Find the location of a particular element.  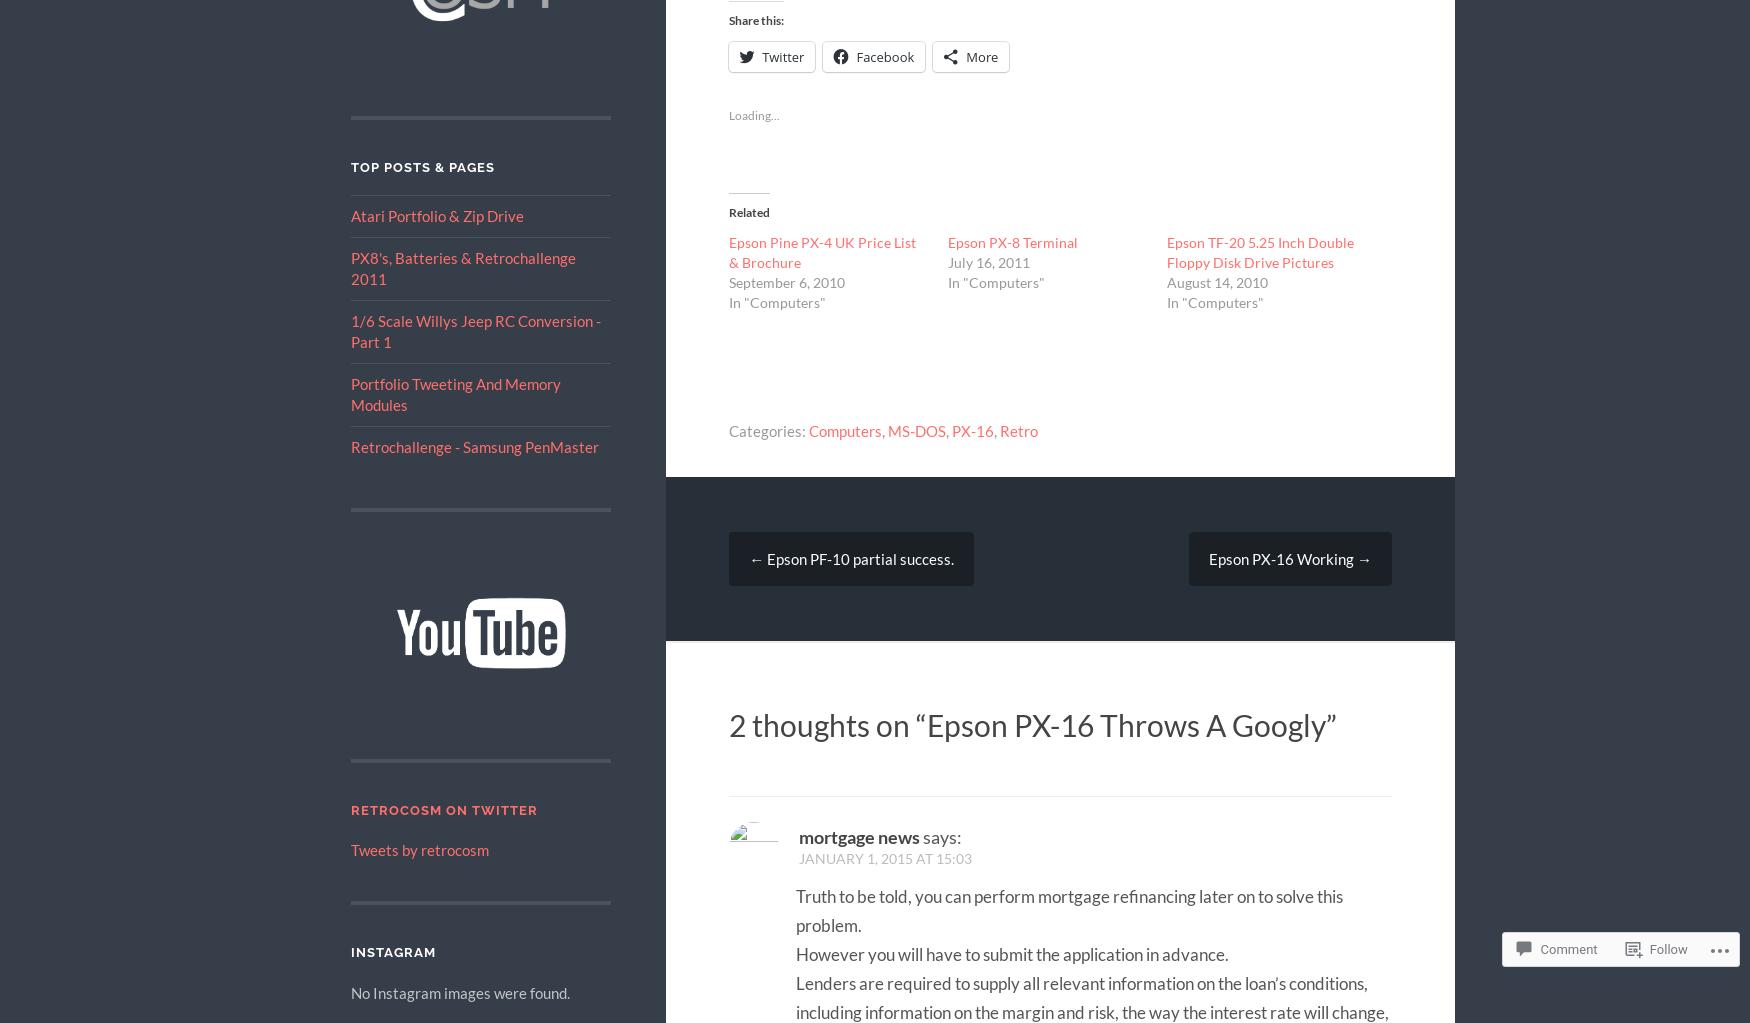

'Share this:' is located at coordinates (729, 19).